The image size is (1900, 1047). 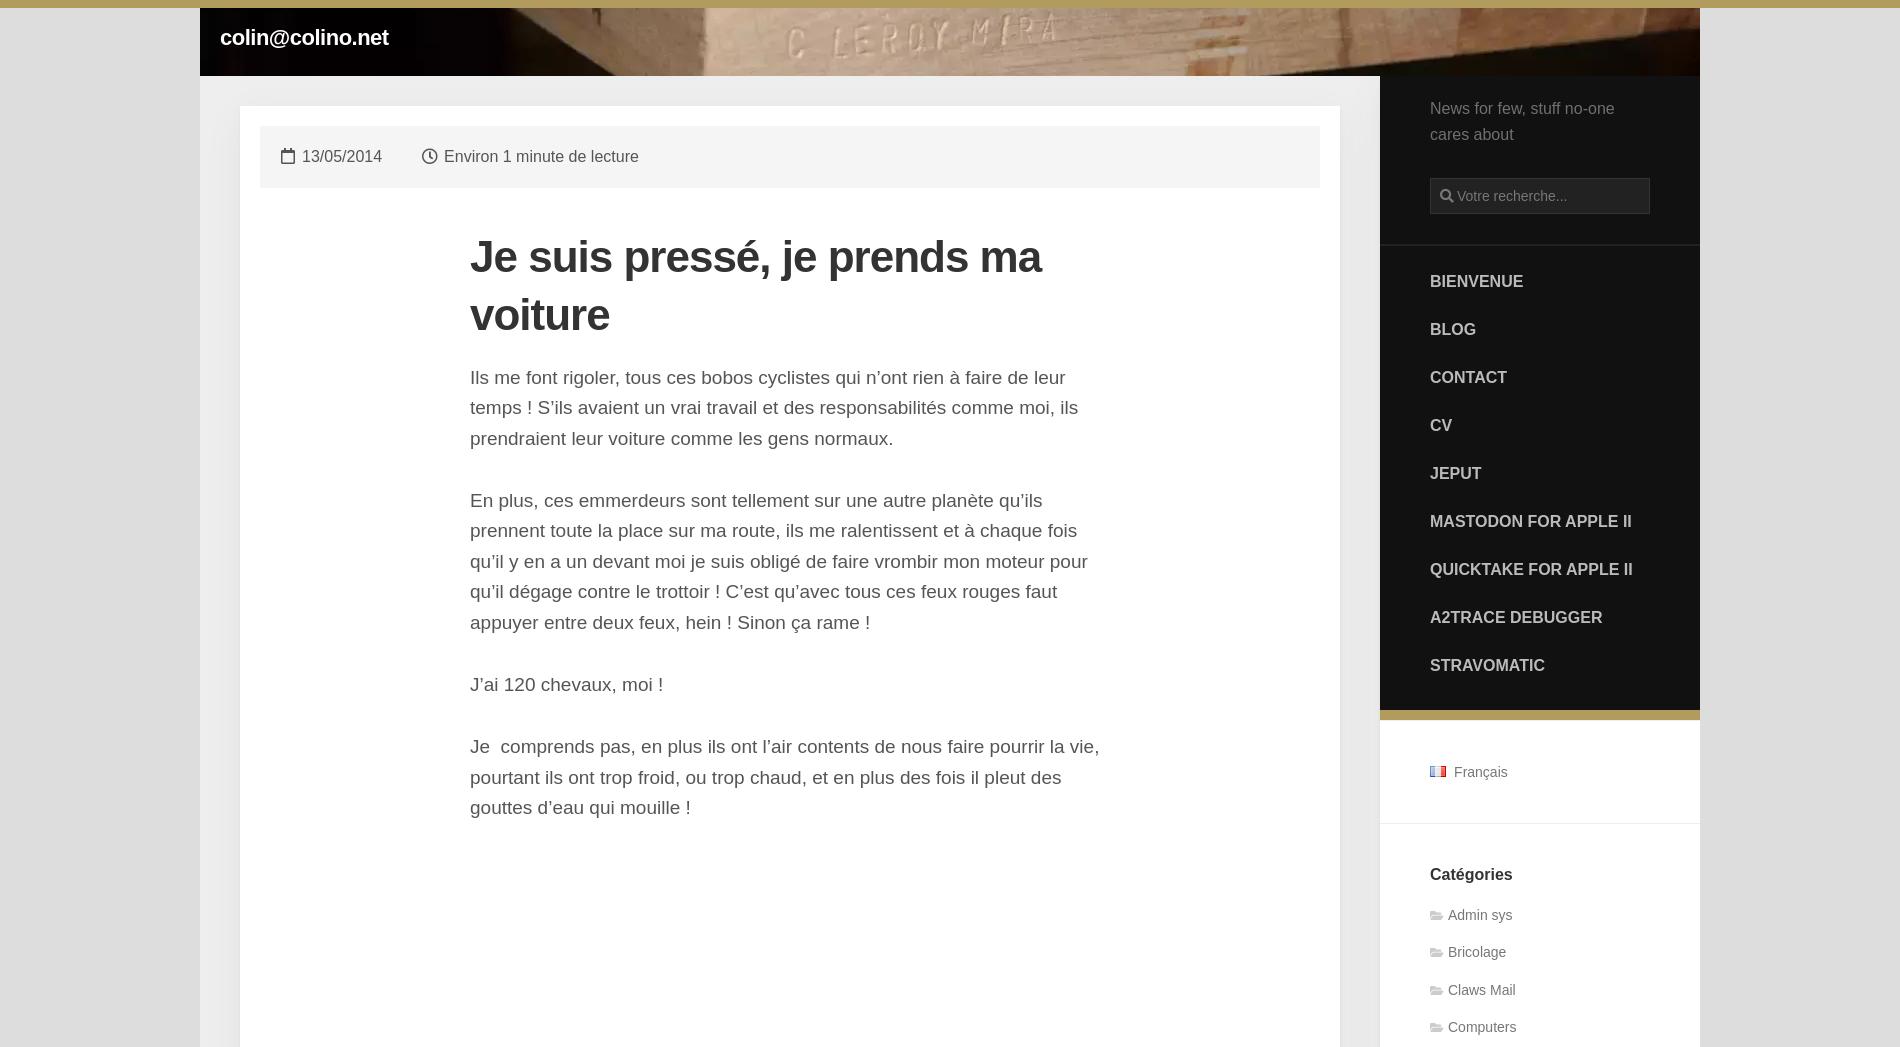 What do you see at coordinates (341, 156) in the screenshot?
I see `'13/05/2014'` at bounding box center [341, 156].